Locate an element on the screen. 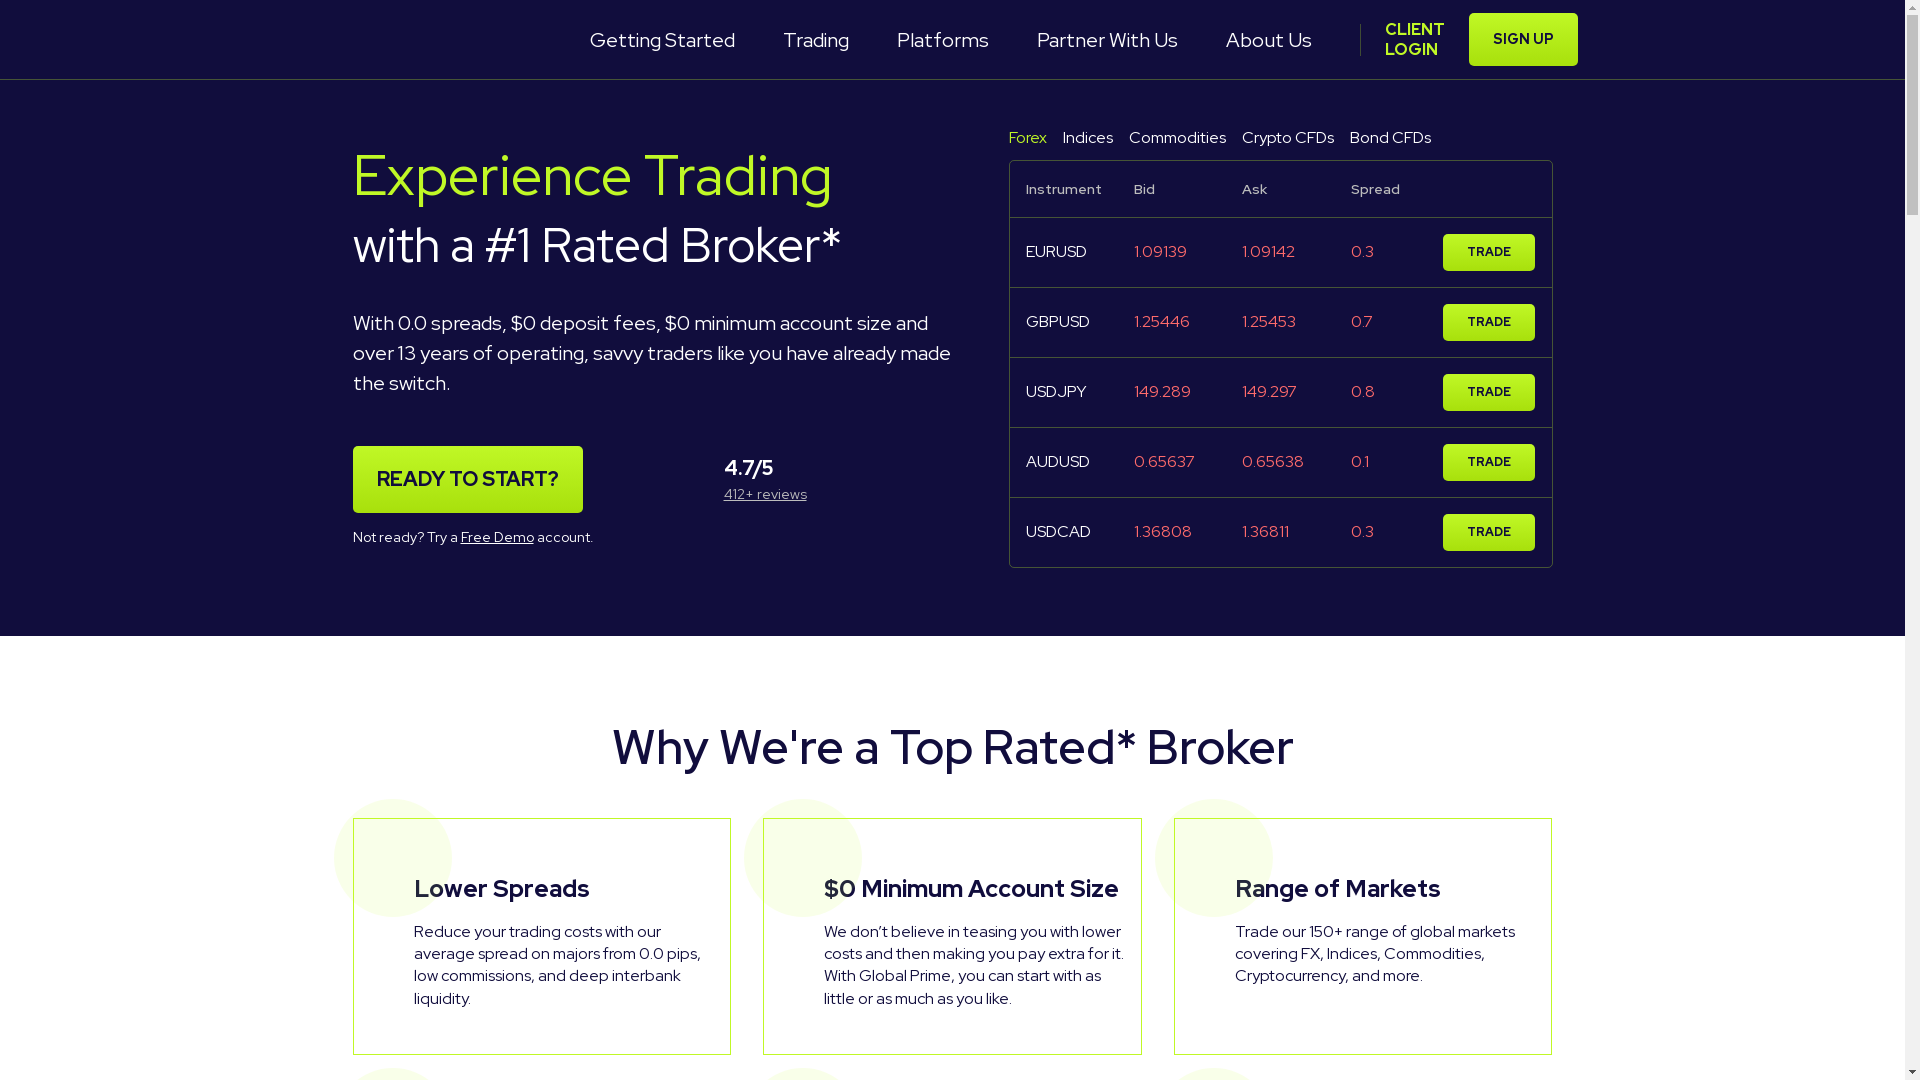 This screenshot has height=1080, width=1920. 'Commodities' is located at coordinates (1176, 137).